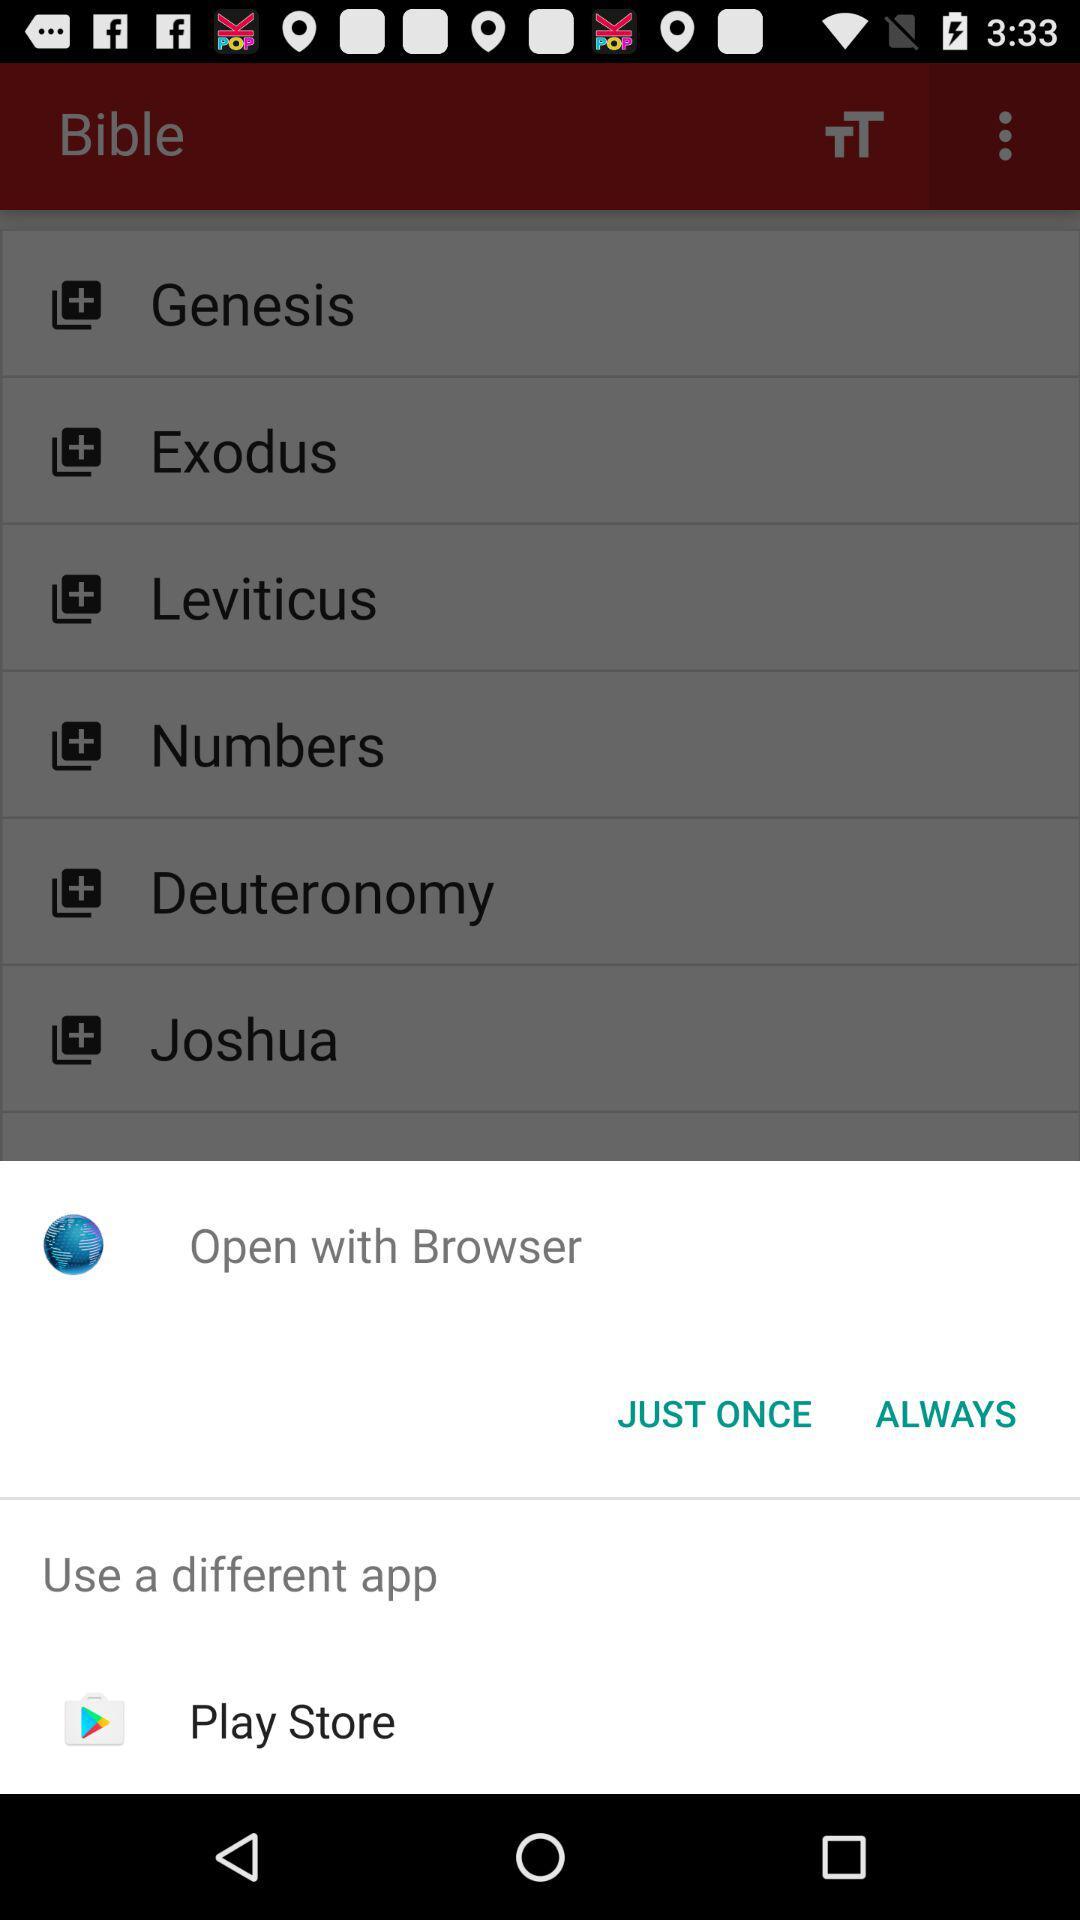 The image size is (1080, 1920). What do you see at coordinates (292, 1719) in the screenshot?
I see `play store` at bounding box center [292, 1719].